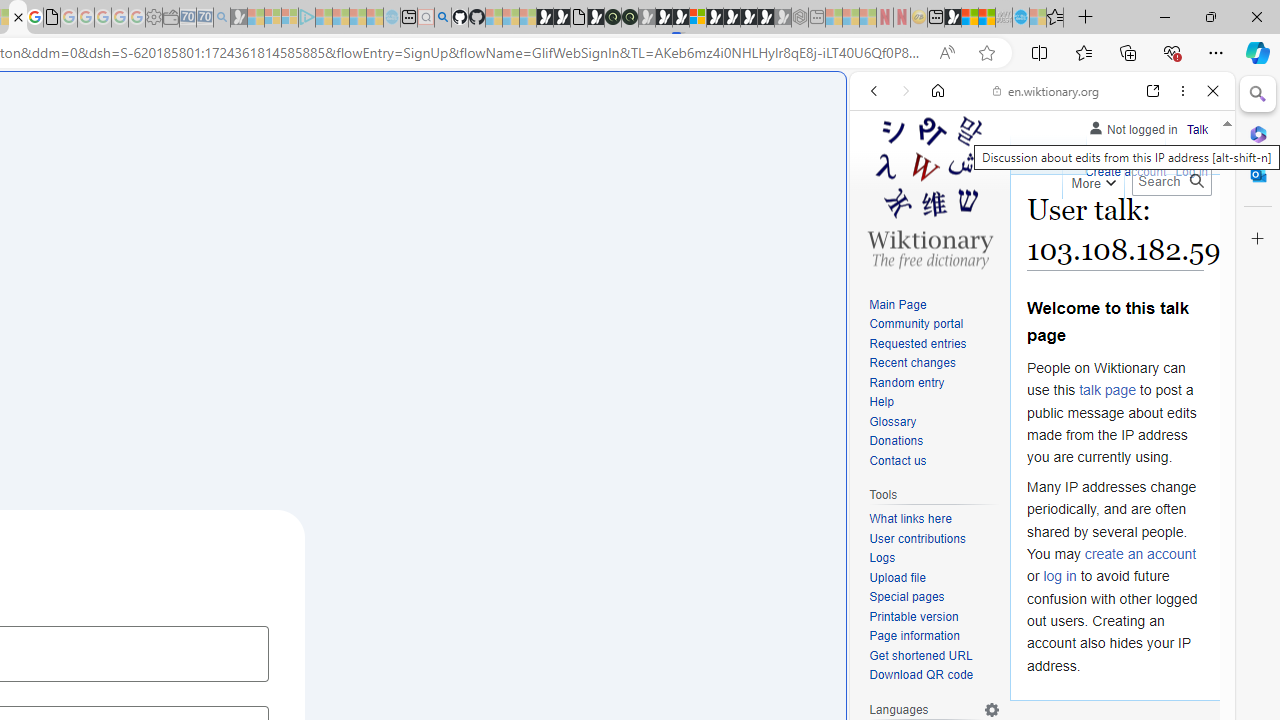 The height and width of the screenshot is (720, 1280). Describe the element at coordinates (934, 461) in the screenshot. I see `'Contact us'` at that location.